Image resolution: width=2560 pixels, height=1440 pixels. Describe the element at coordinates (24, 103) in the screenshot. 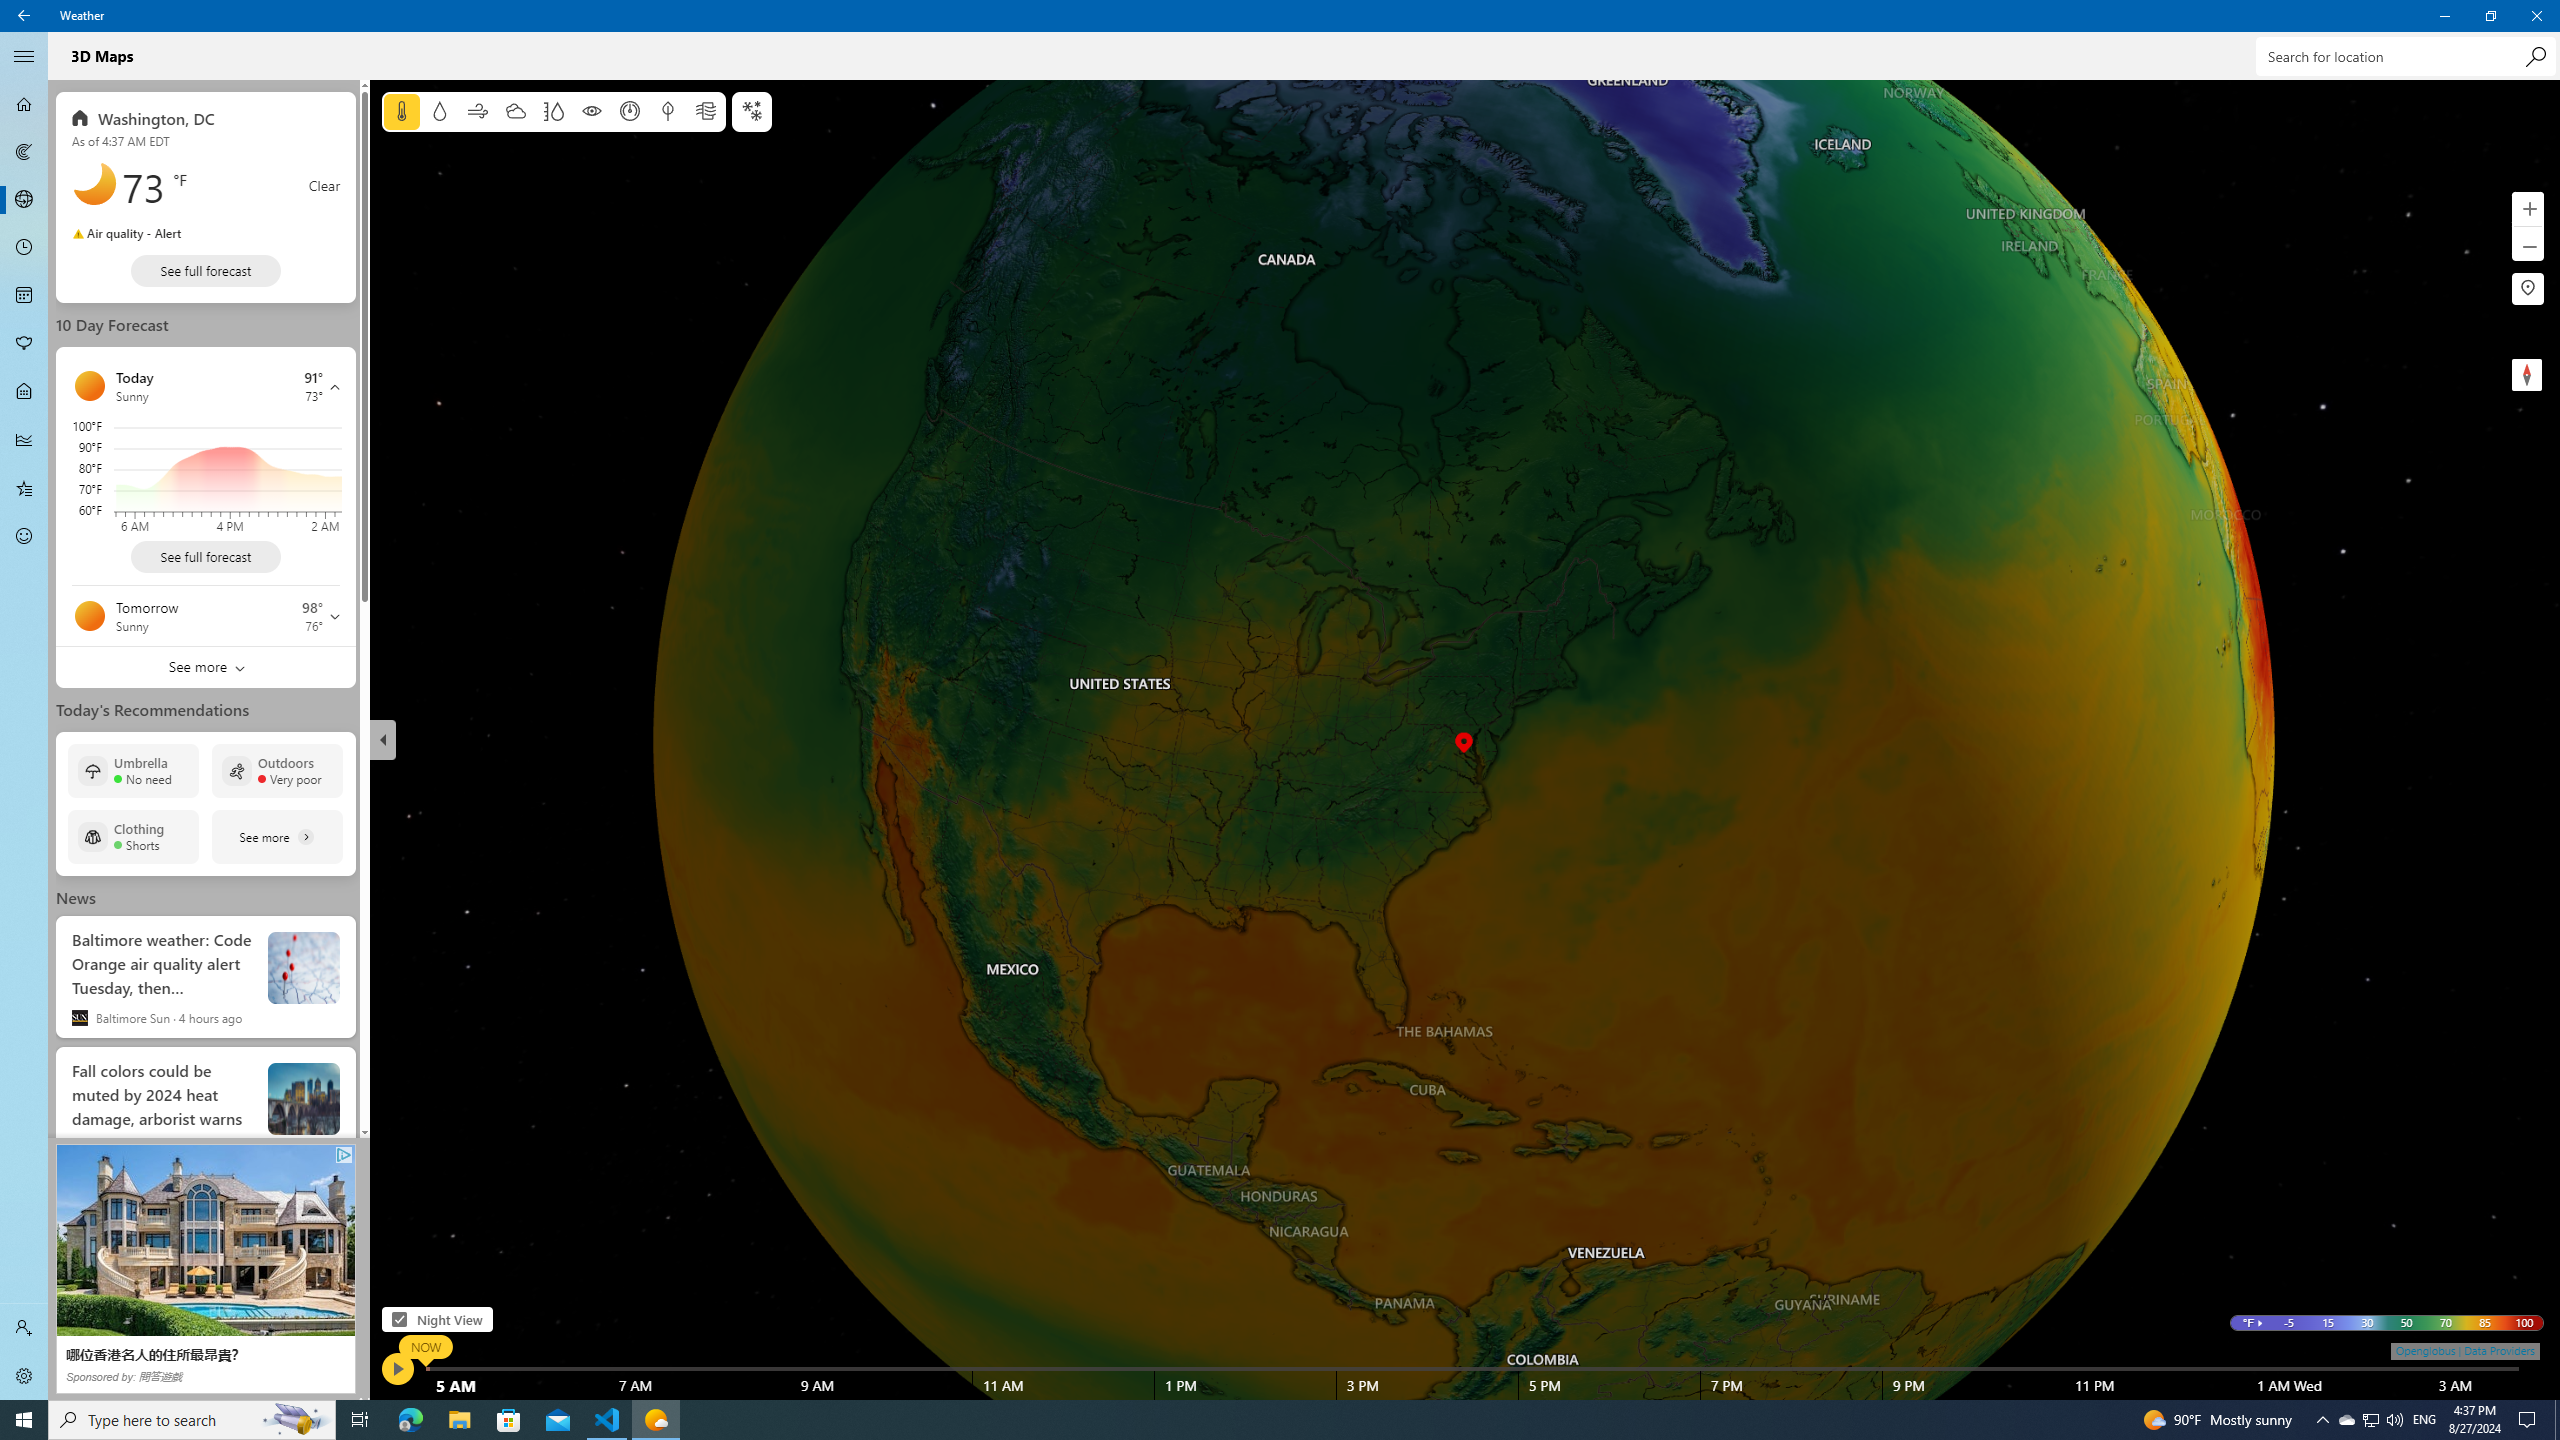

I see `'Forecast - Not Selected'` at that location.